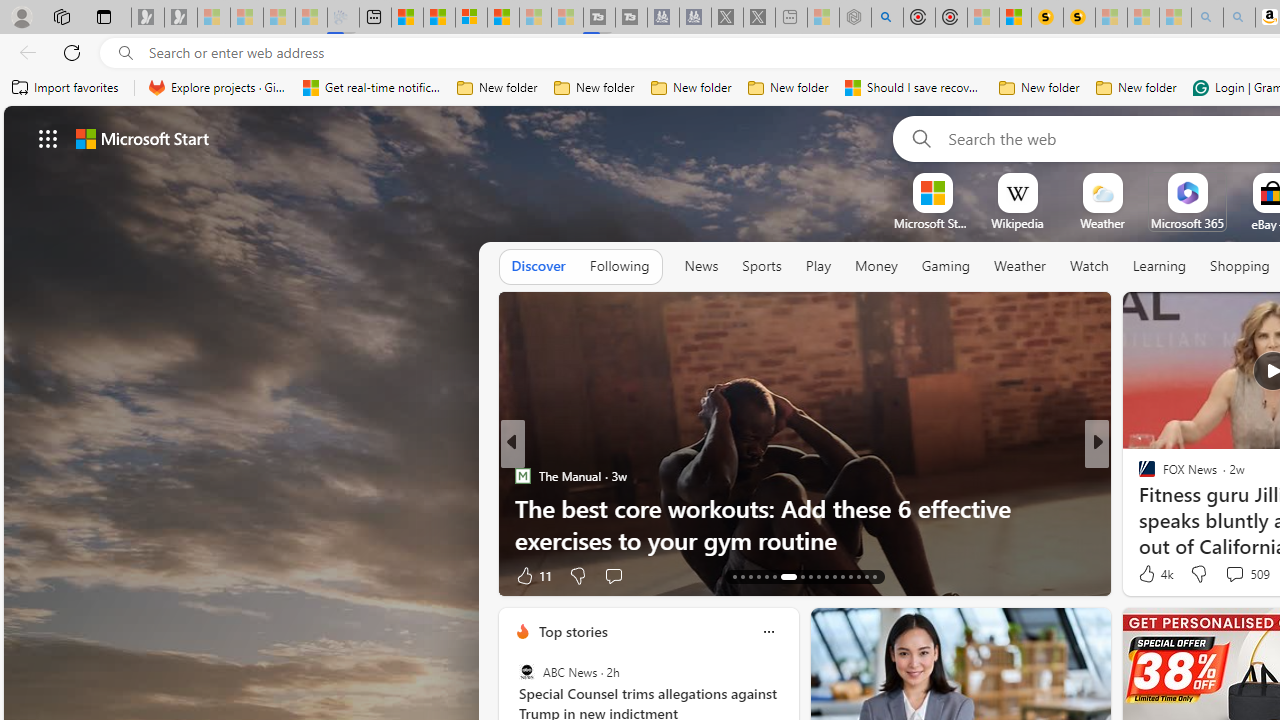 Image resolution: width=1280 pixels, height=720 pixels. Describe the element at coordinates (823, 17) in the screenshot. I see `'Wildlife - MSN - Sleeping'` at that location.